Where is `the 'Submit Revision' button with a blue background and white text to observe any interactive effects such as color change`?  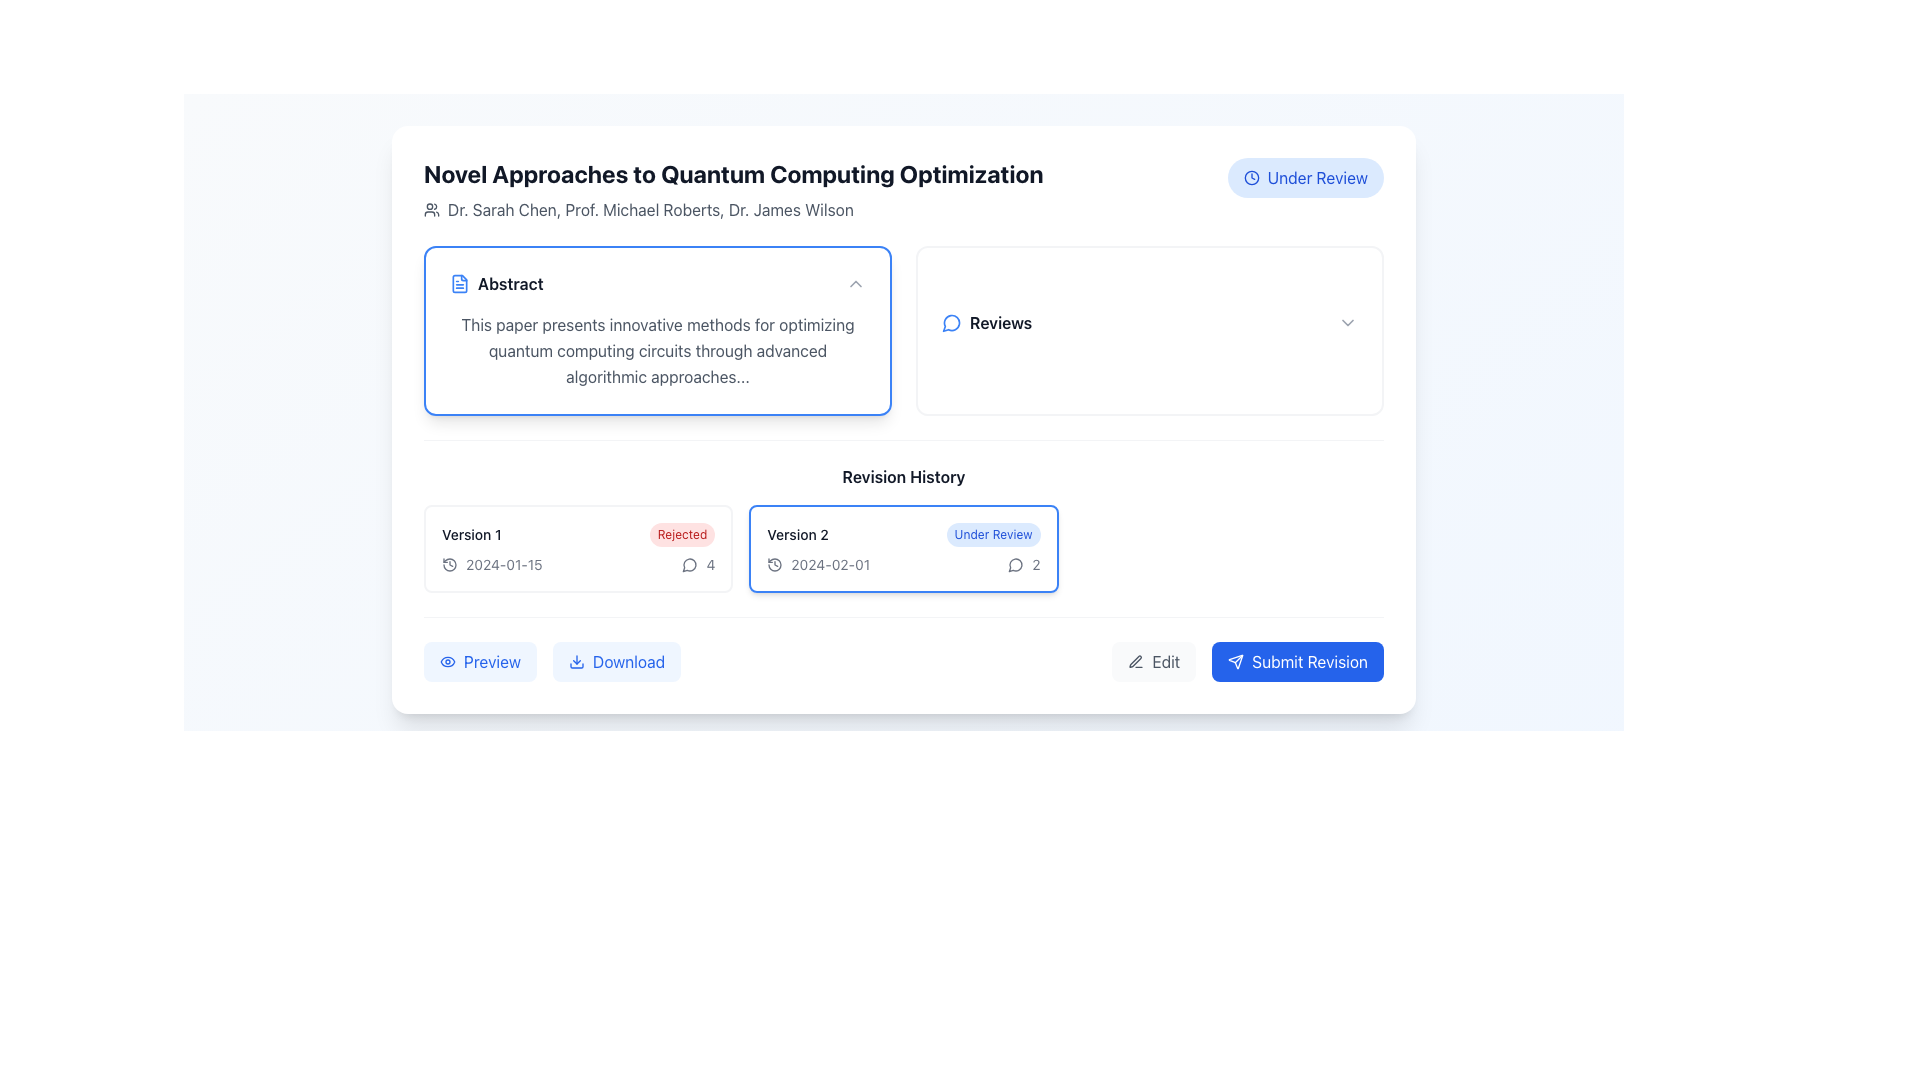
the 'Submit Revision' button with a blue background and white text to observe any interactive effects such as color change is located at coordinates (1298, 662).